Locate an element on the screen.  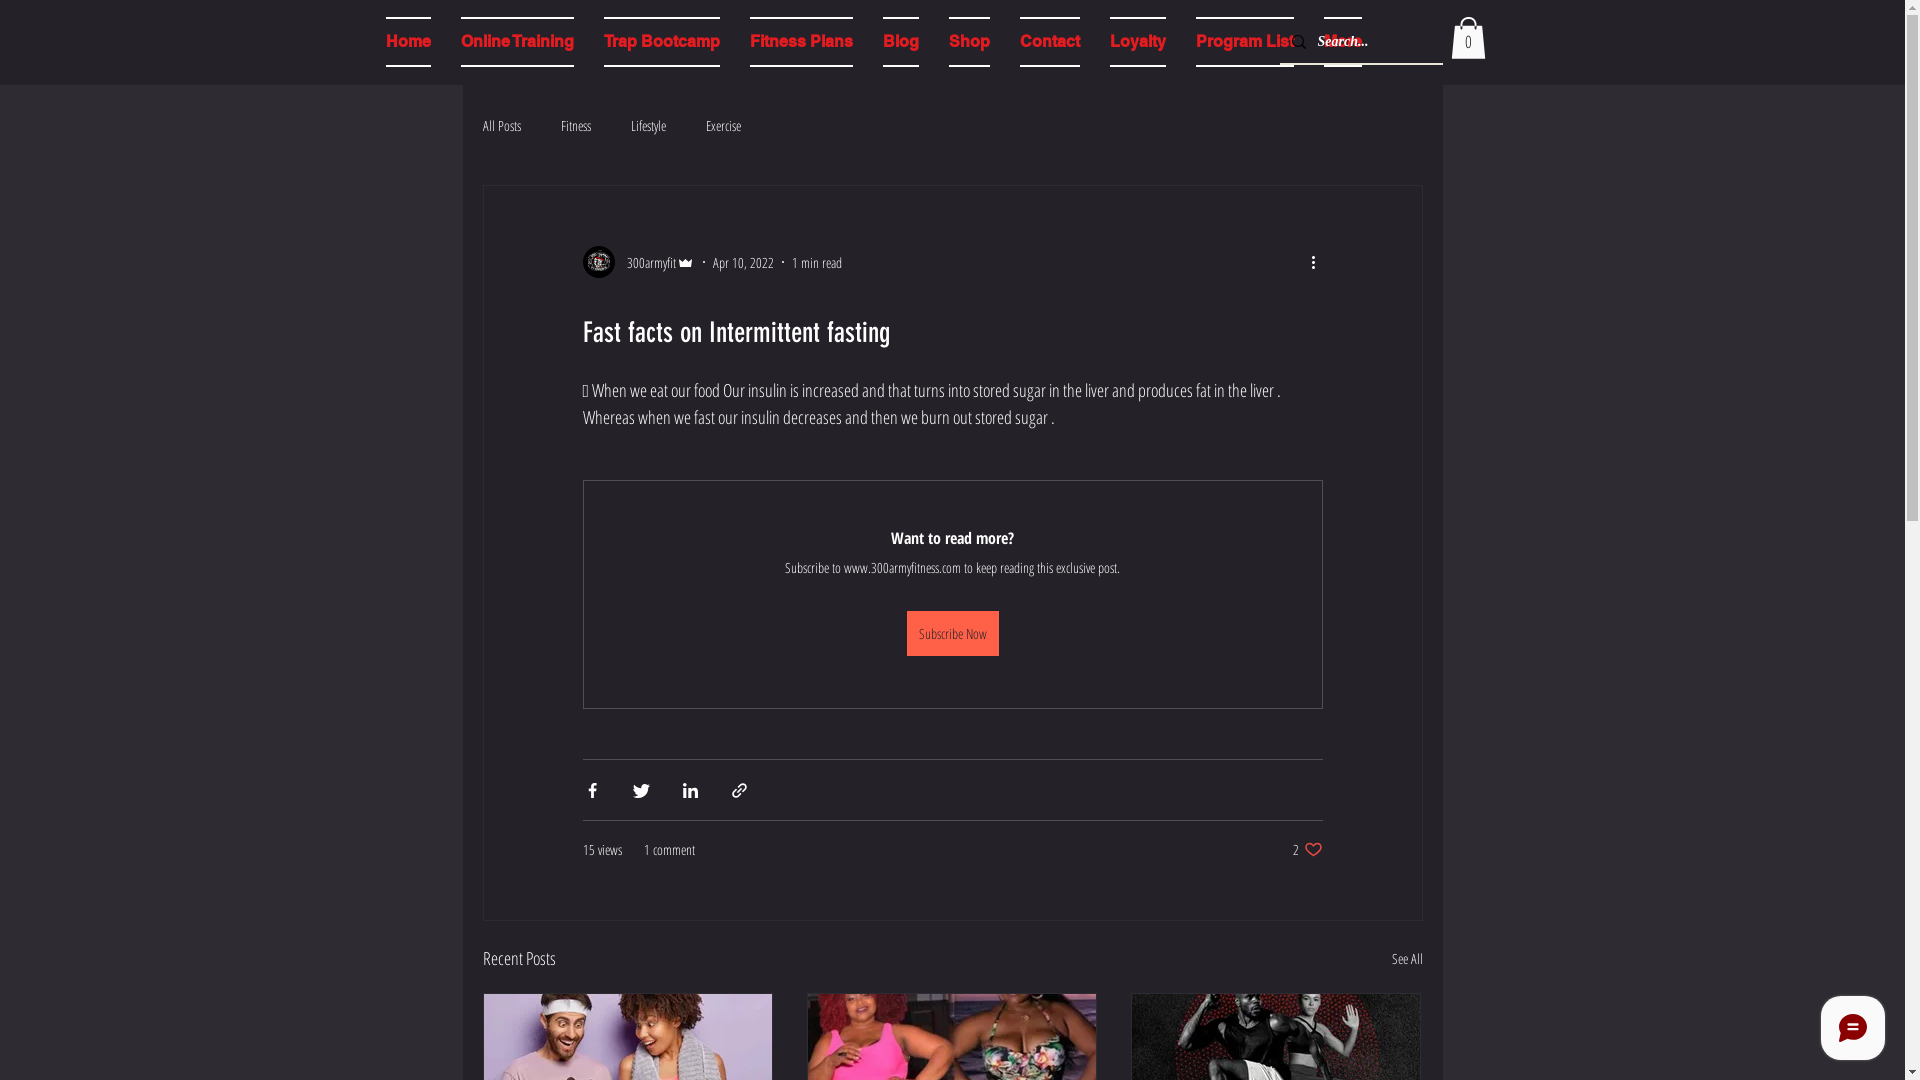
'Exercise' is located at coordinates (722, 125).